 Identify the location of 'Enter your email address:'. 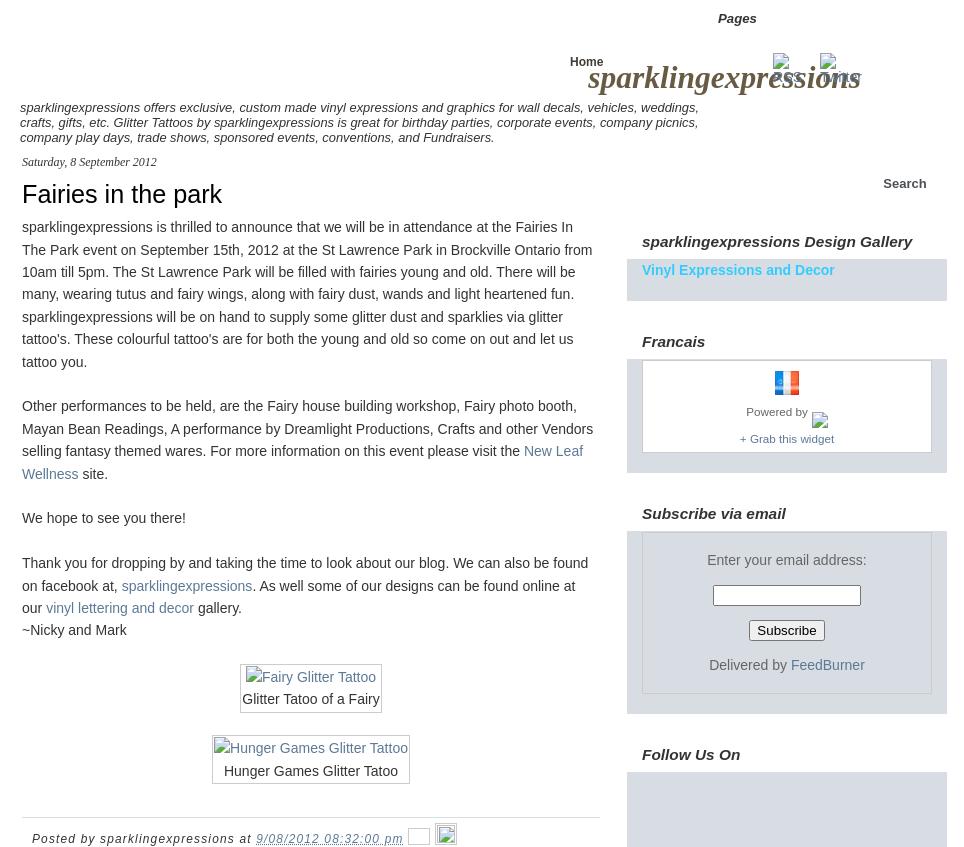
(706, 559).